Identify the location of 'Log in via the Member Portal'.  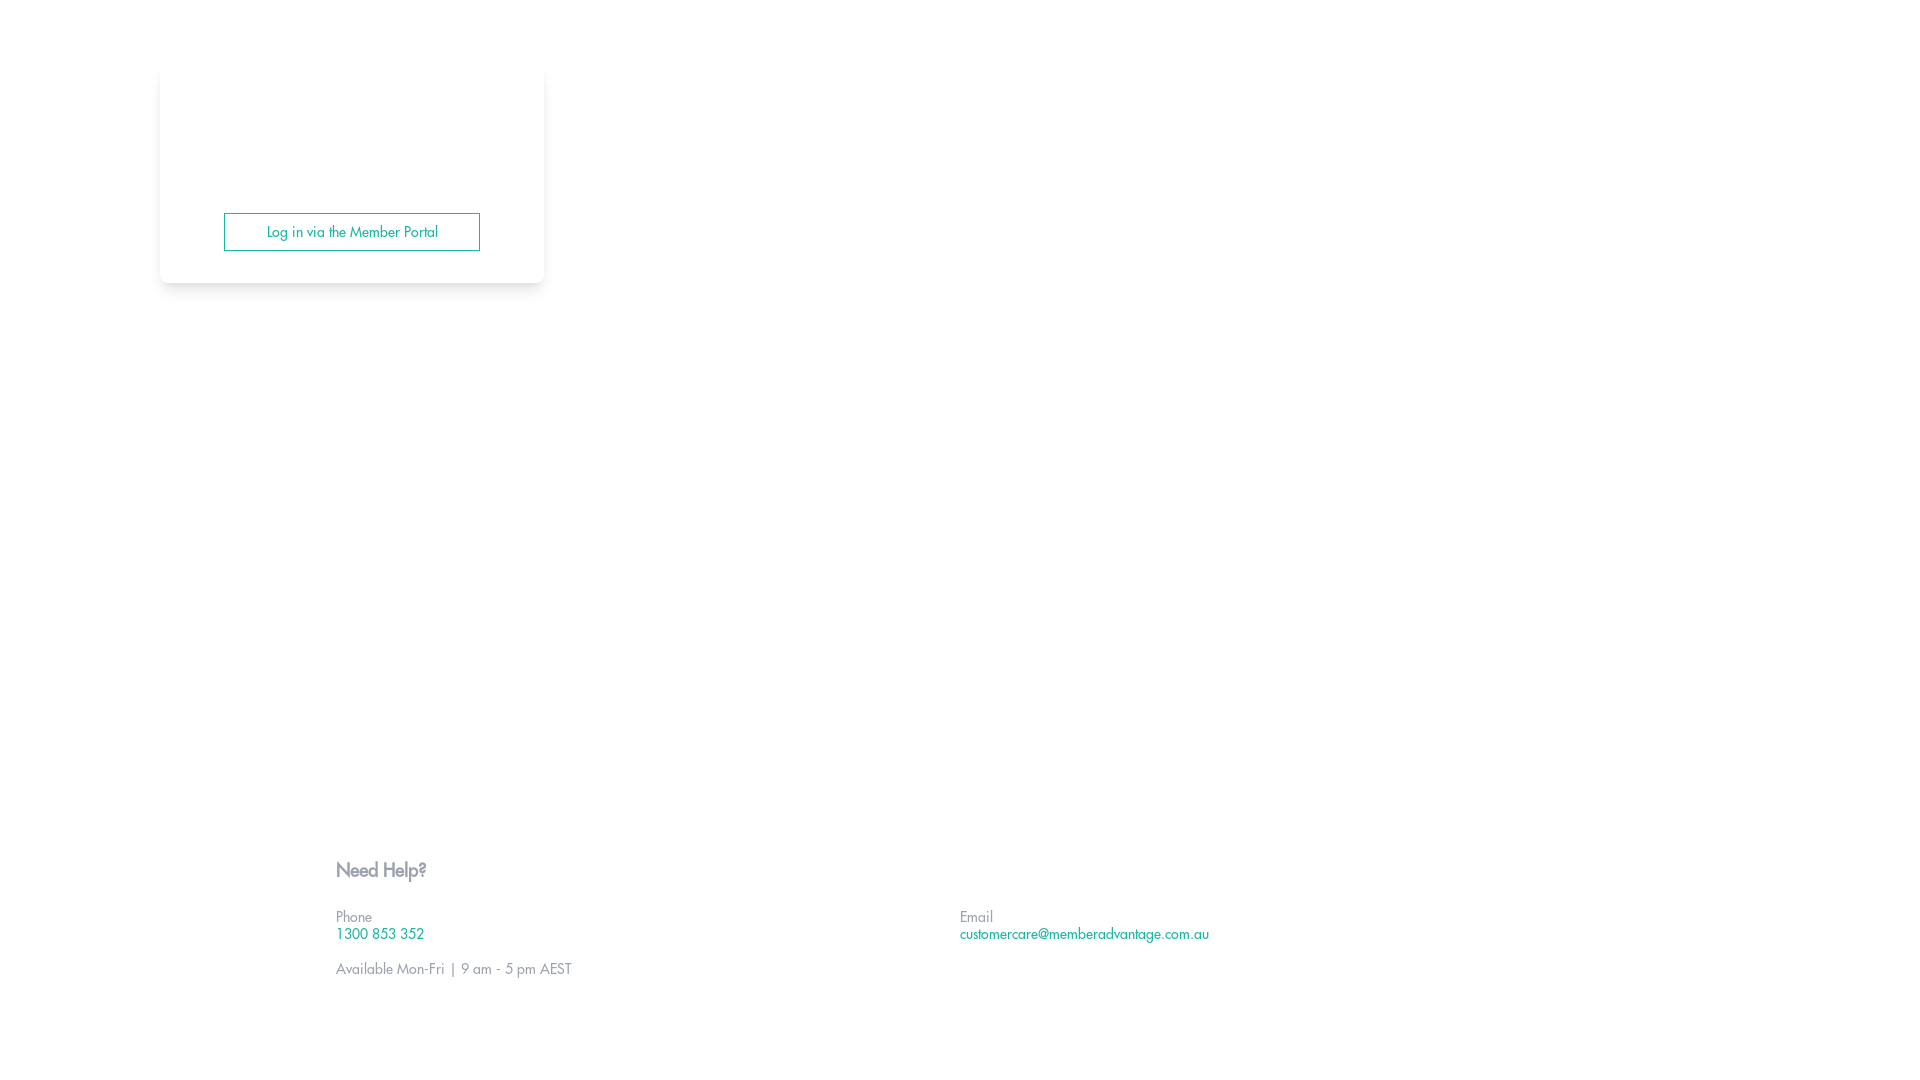
(351, 230).